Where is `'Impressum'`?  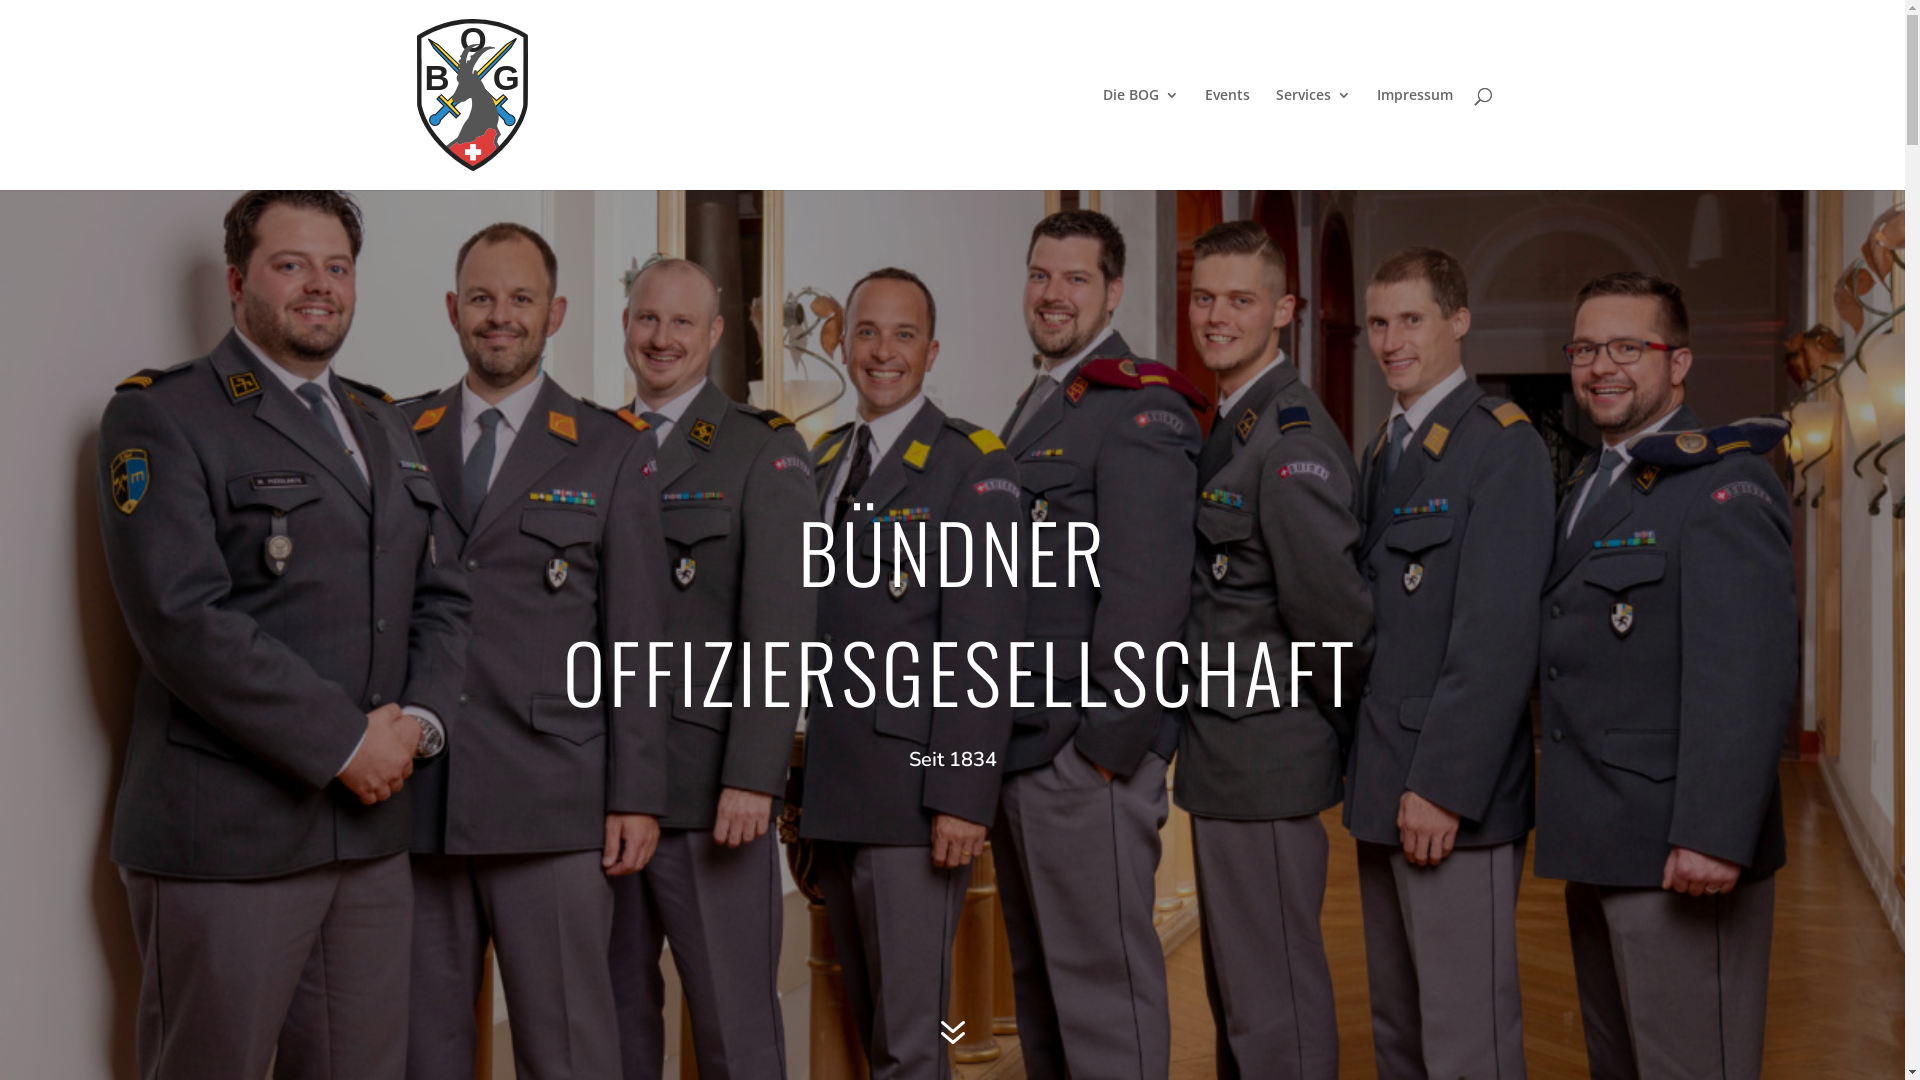
'Impressum' is located at coordinates (1413, 137).